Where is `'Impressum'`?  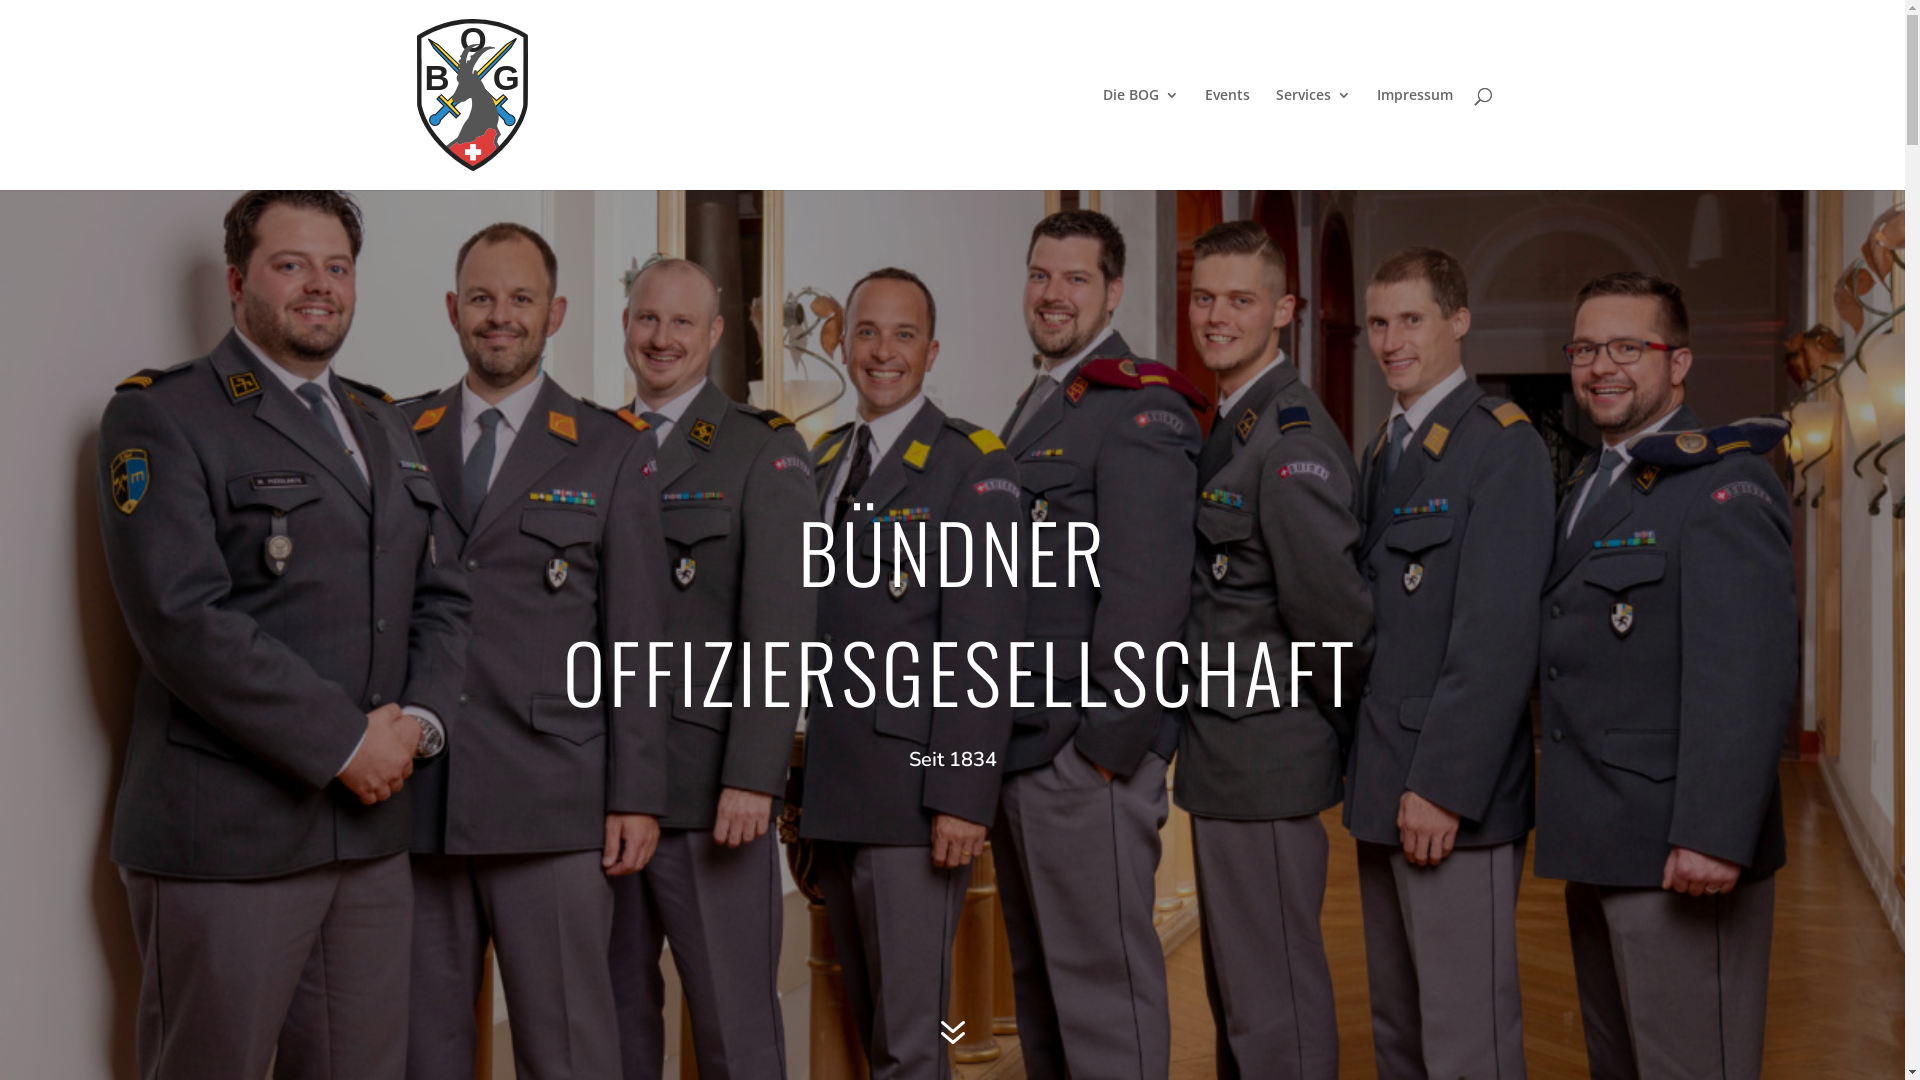
'Impressum' is located at coordinates (1413, 137).